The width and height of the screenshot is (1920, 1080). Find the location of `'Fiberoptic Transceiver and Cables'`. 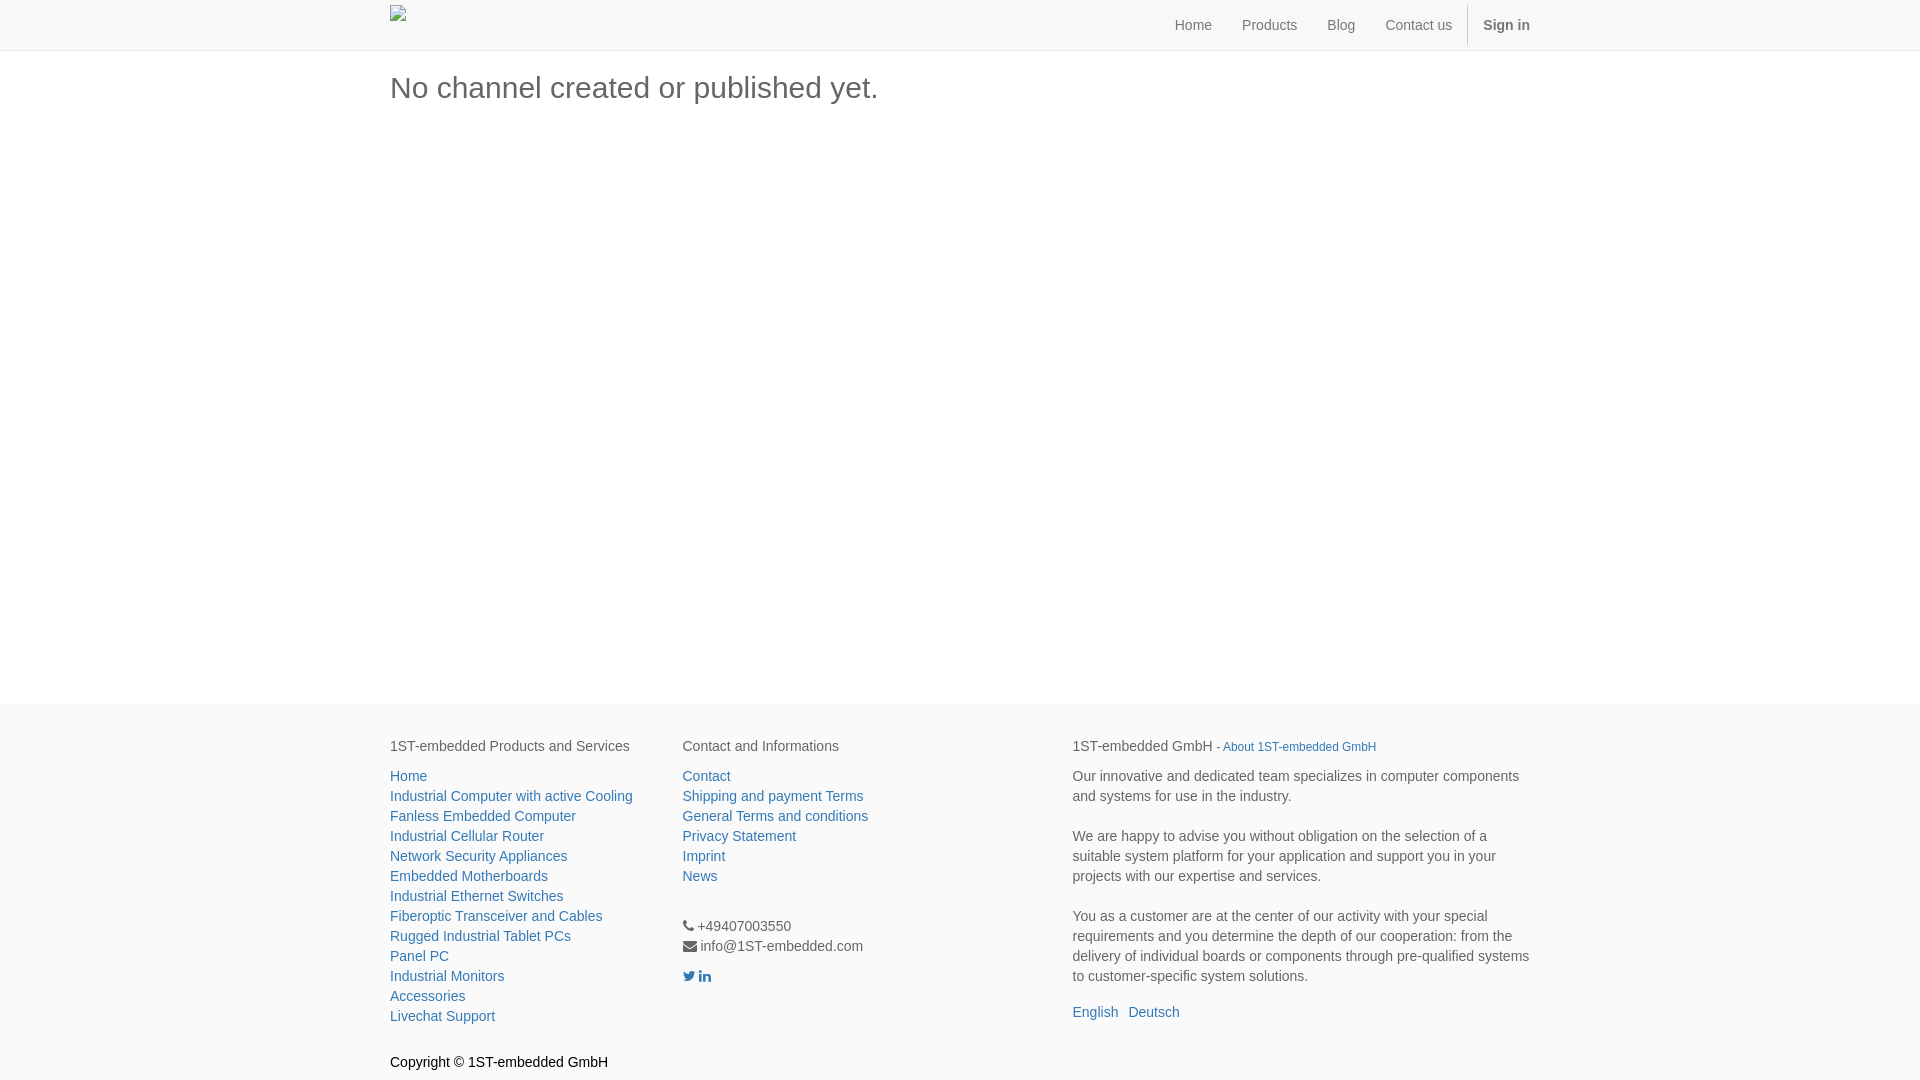

'Fiberoptic Transceiver and Cables' is located at coordinates (521, 915).